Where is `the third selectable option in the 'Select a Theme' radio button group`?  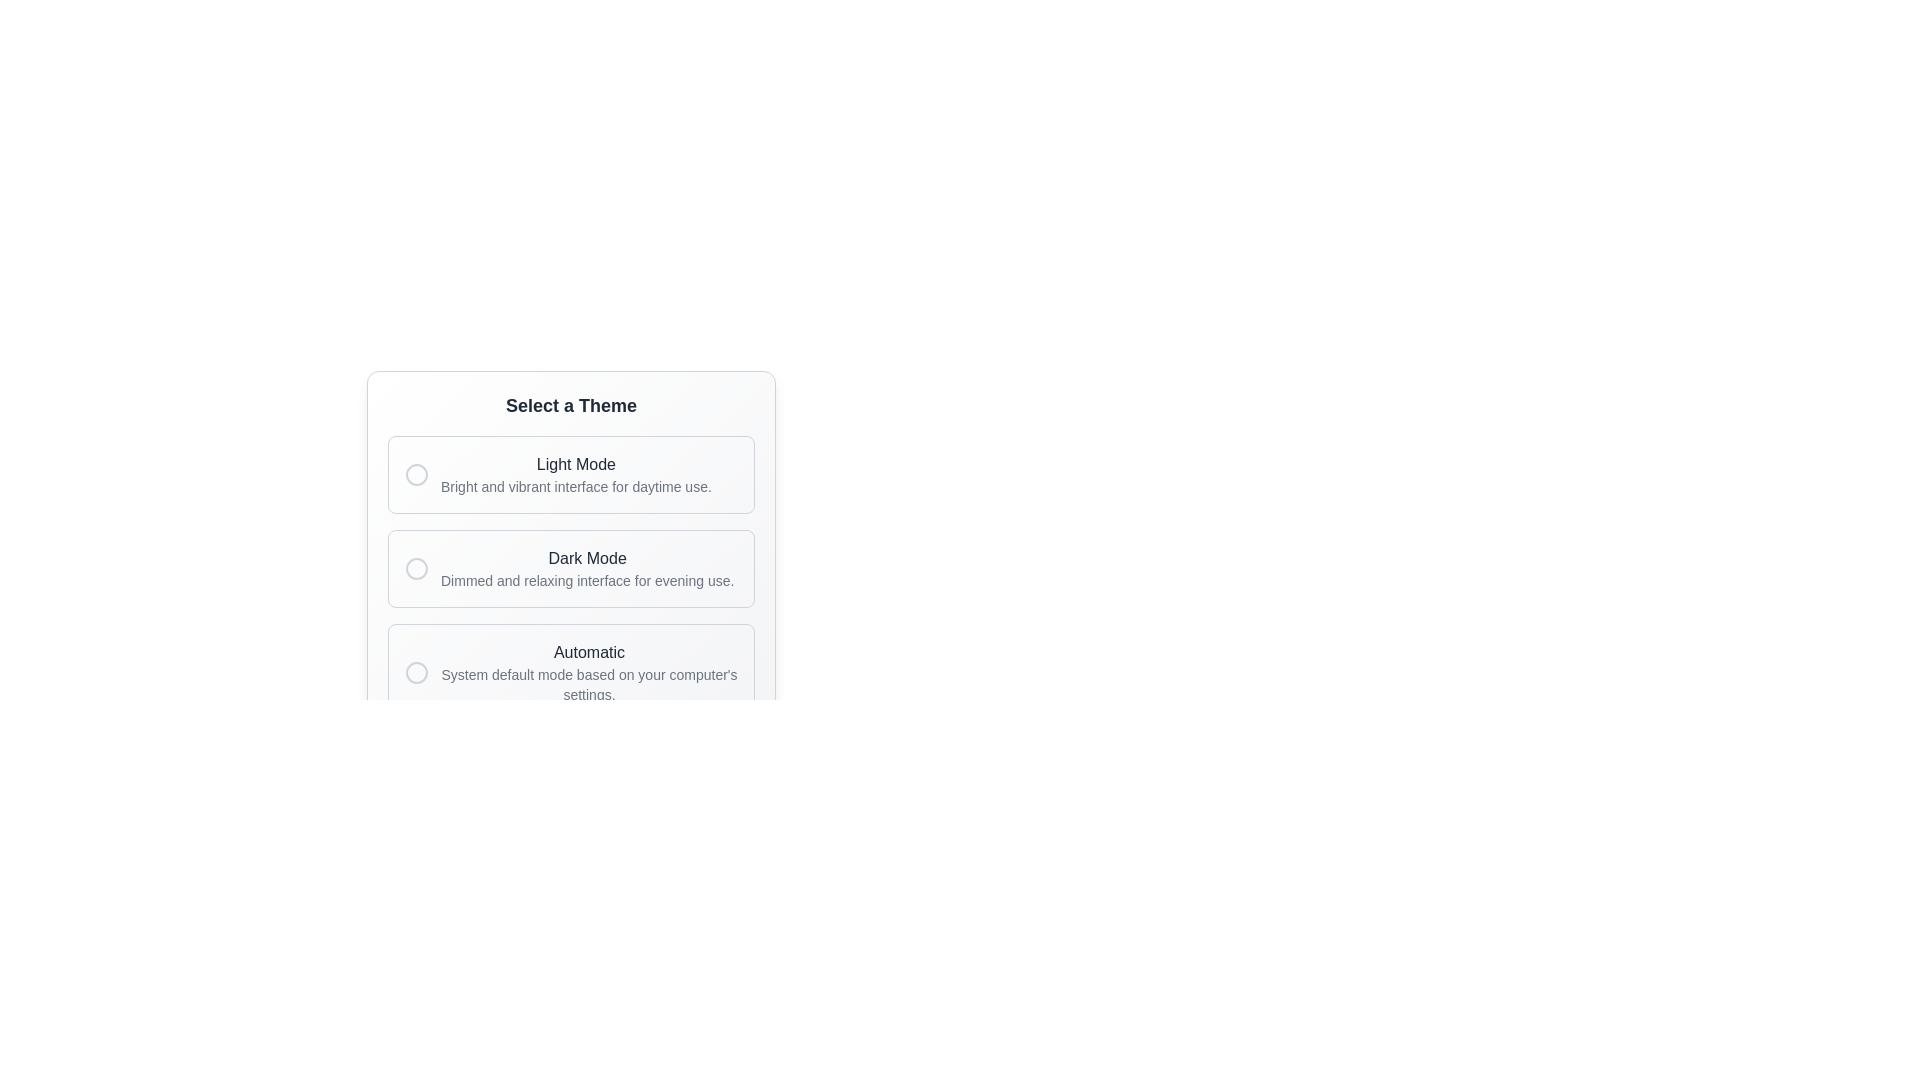
the third selectable option in the 'Select a Theme' radio button group is located at coordinates (570, 672).